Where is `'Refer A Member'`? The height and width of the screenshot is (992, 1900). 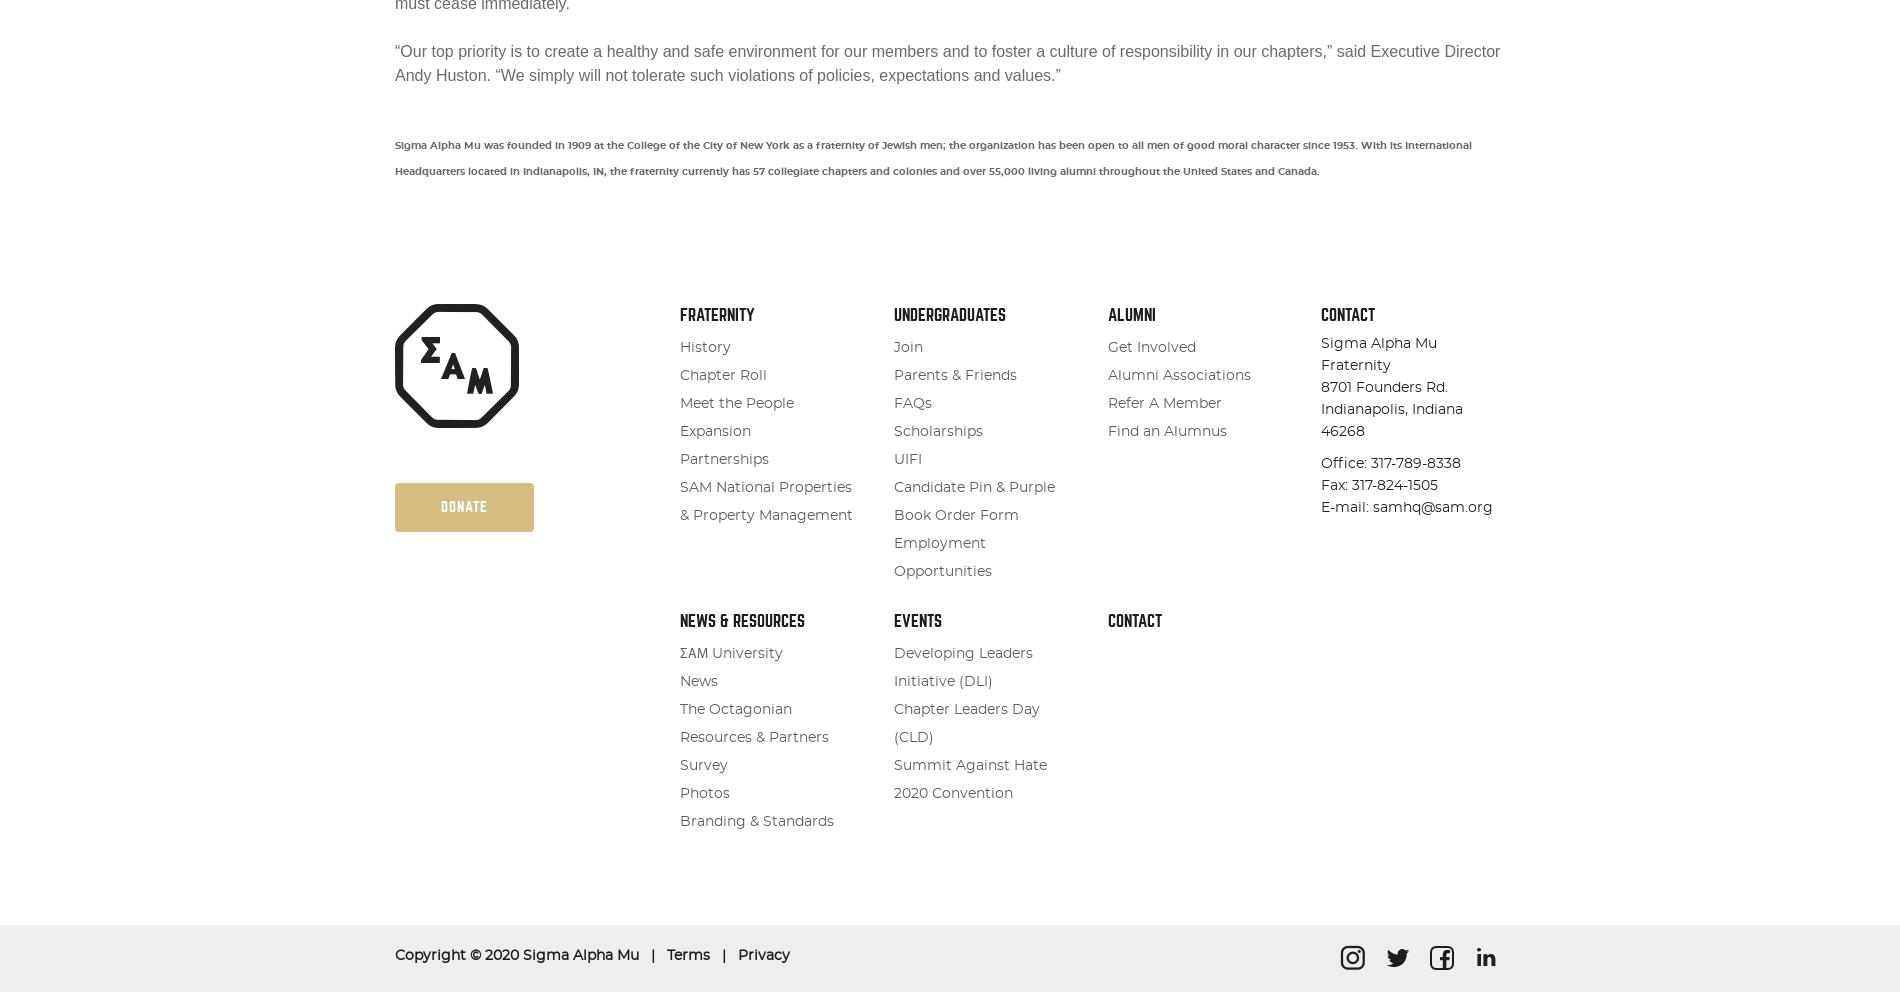
'Refer A Member' is located at coordinates (1163, 404).